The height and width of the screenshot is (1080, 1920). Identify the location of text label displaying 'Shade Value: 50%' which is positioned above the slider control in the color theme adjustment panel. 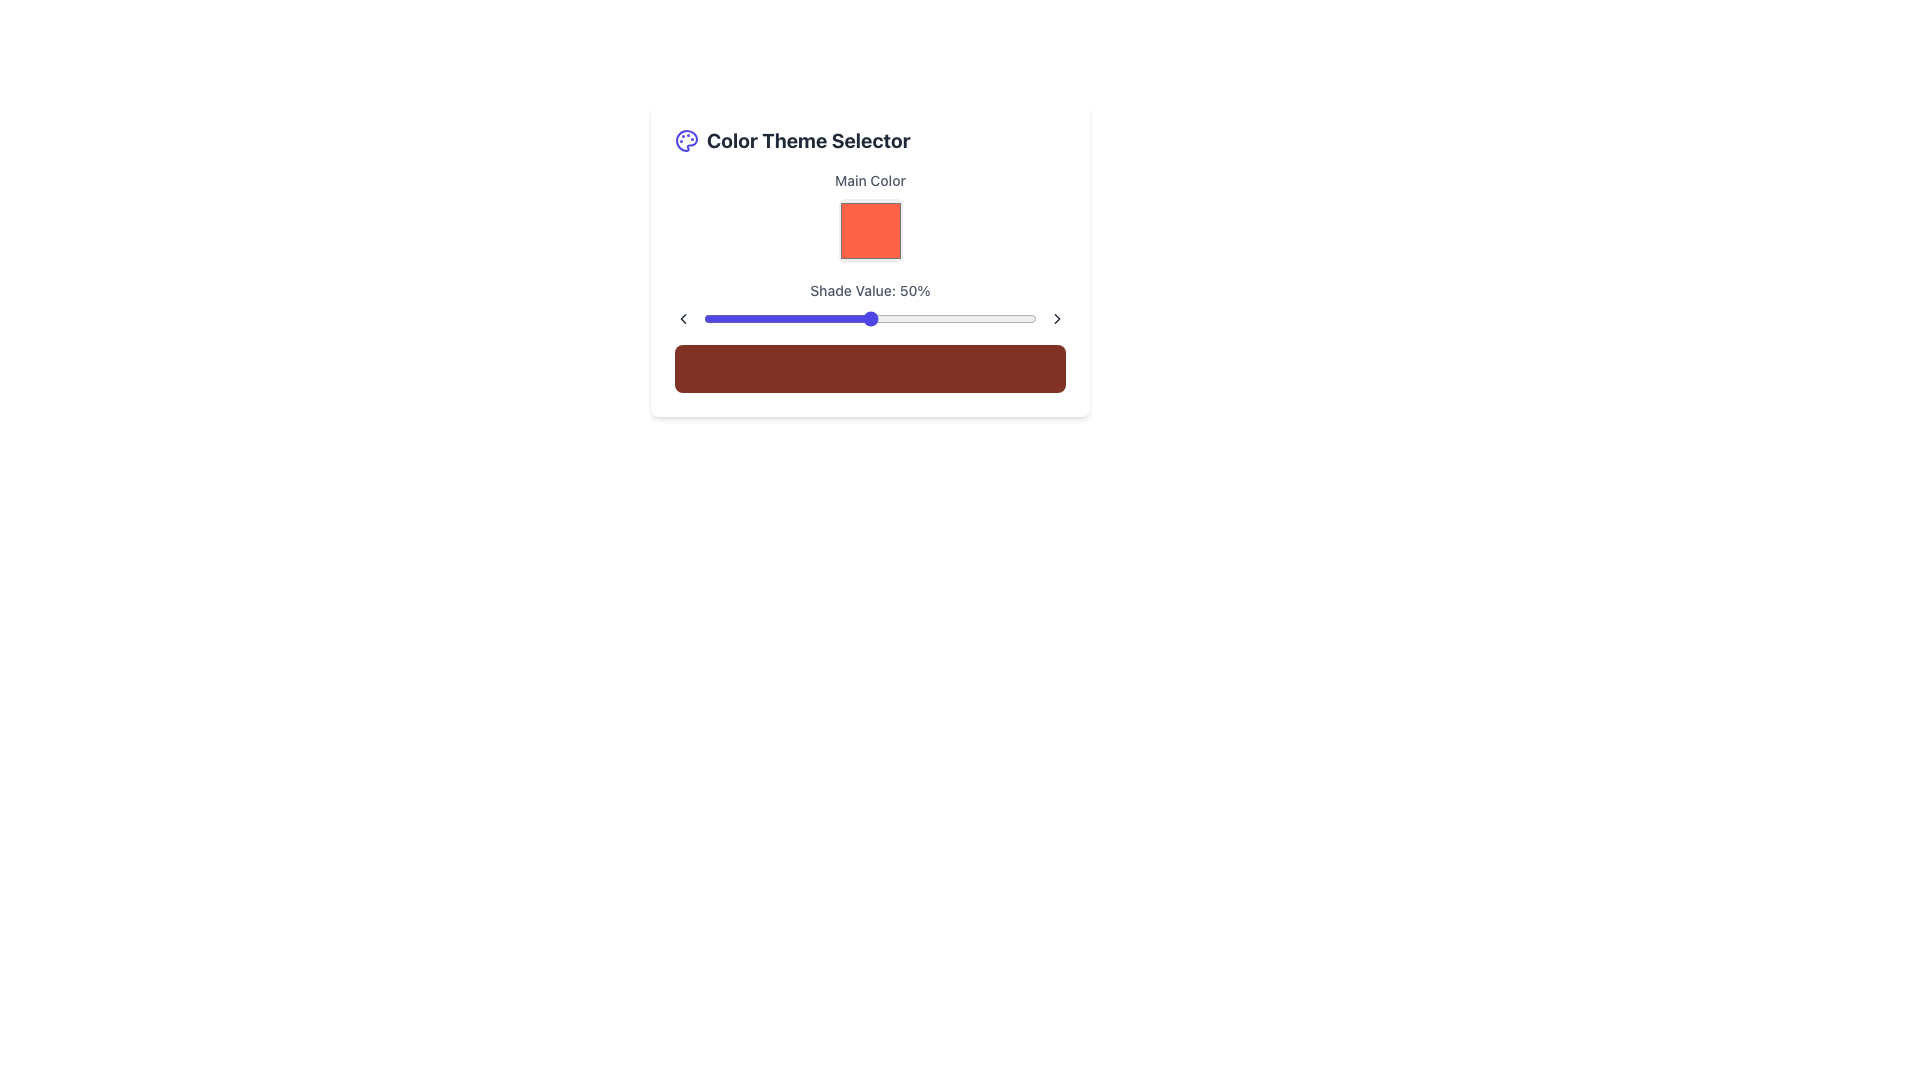
(870, 290).